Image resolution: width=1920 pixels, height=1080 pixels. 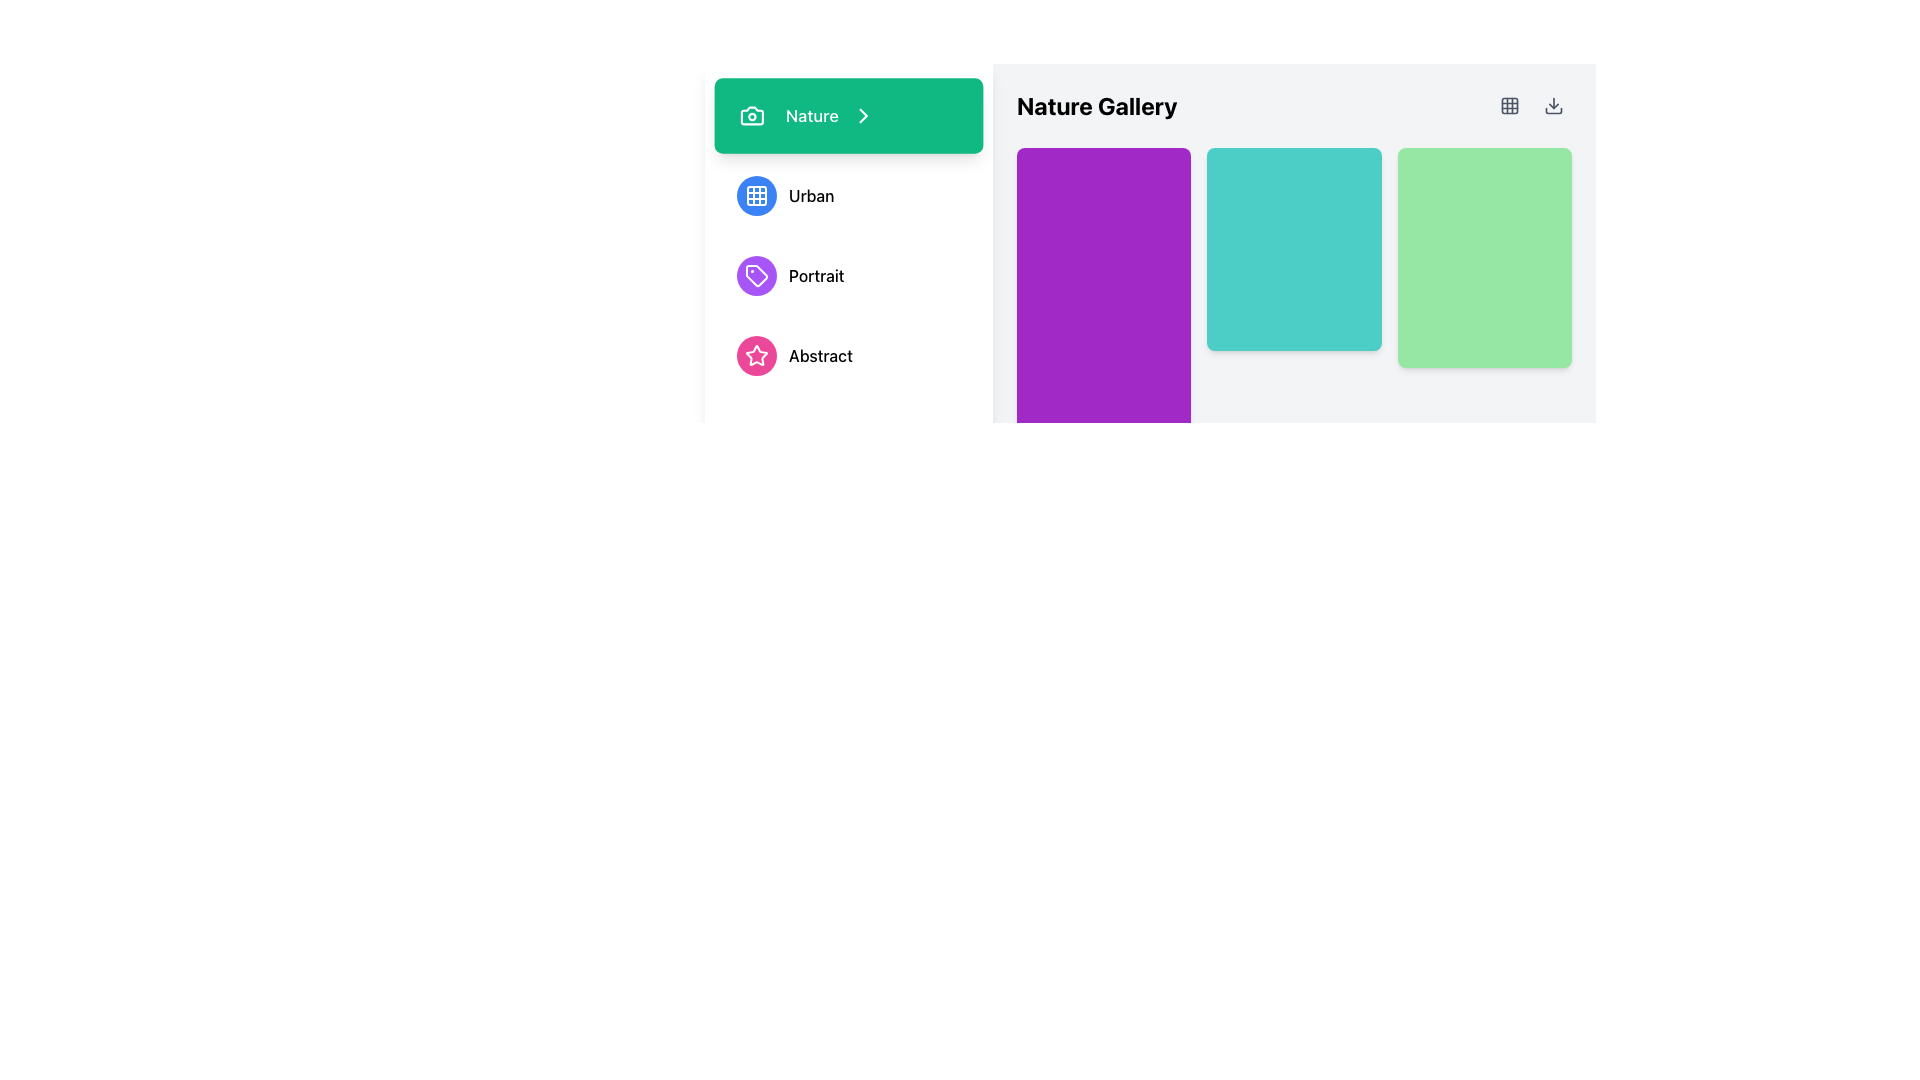 What do you see at coordinates (756, 354) in the screenshot?
I see `the pink star-shaped icon button located in the vertical menu on the left side, positioned below the 'Portrait' category and above the 'Nature' category` at bounding box center [756, 354].